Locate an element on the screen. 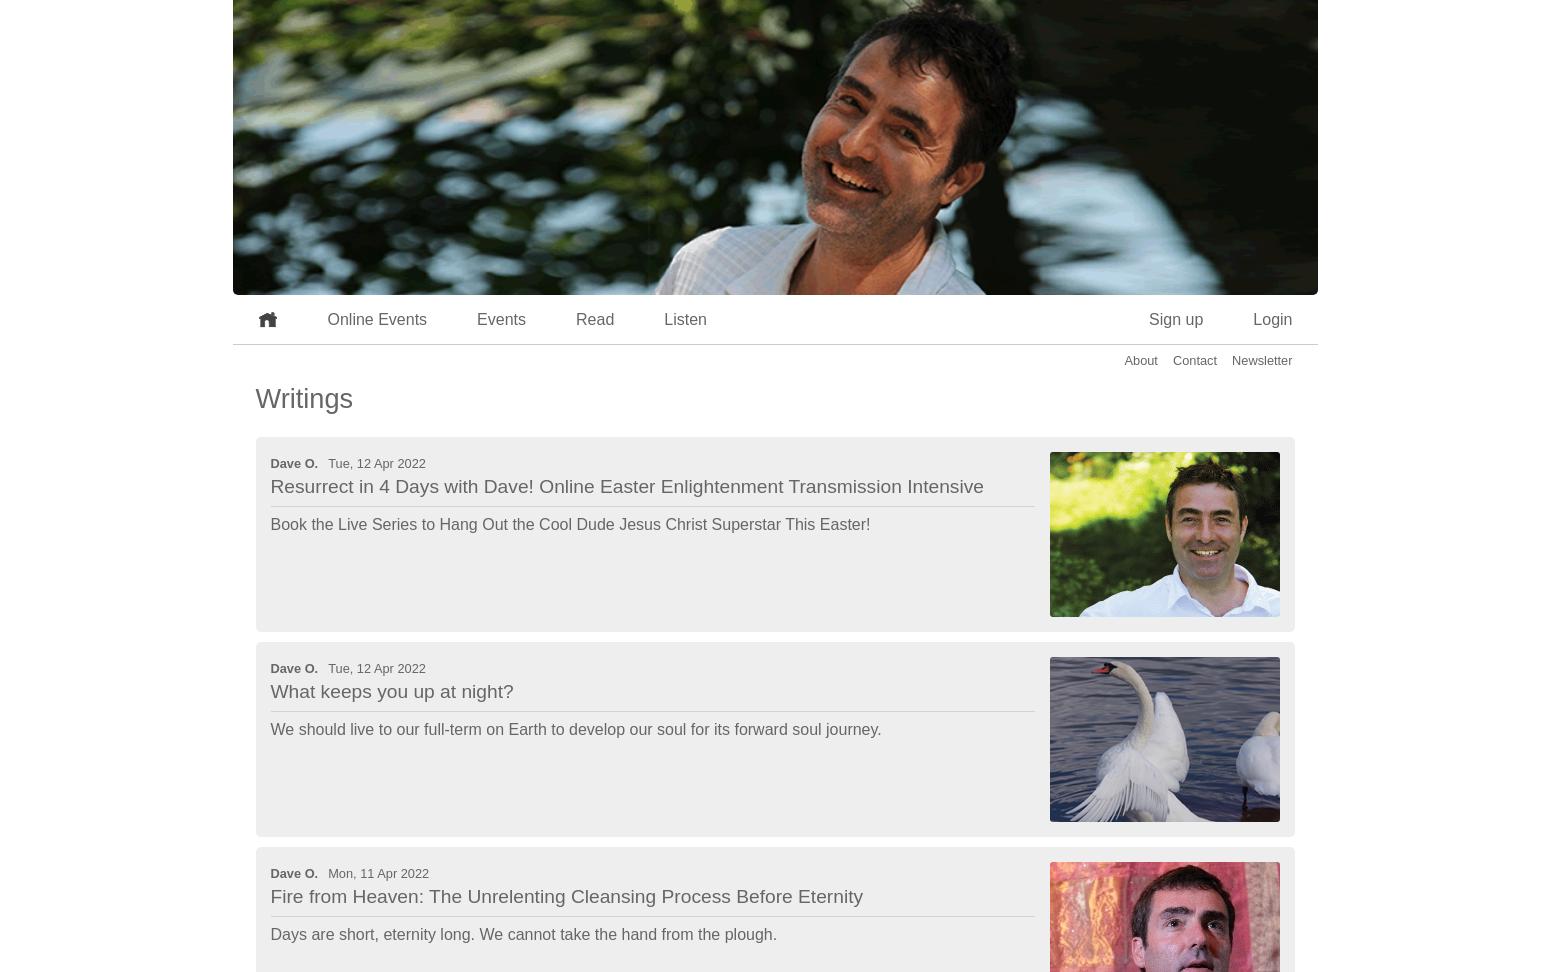 The image size is (1550, 972). 'Online Events' is located at coordinates (326, 318).